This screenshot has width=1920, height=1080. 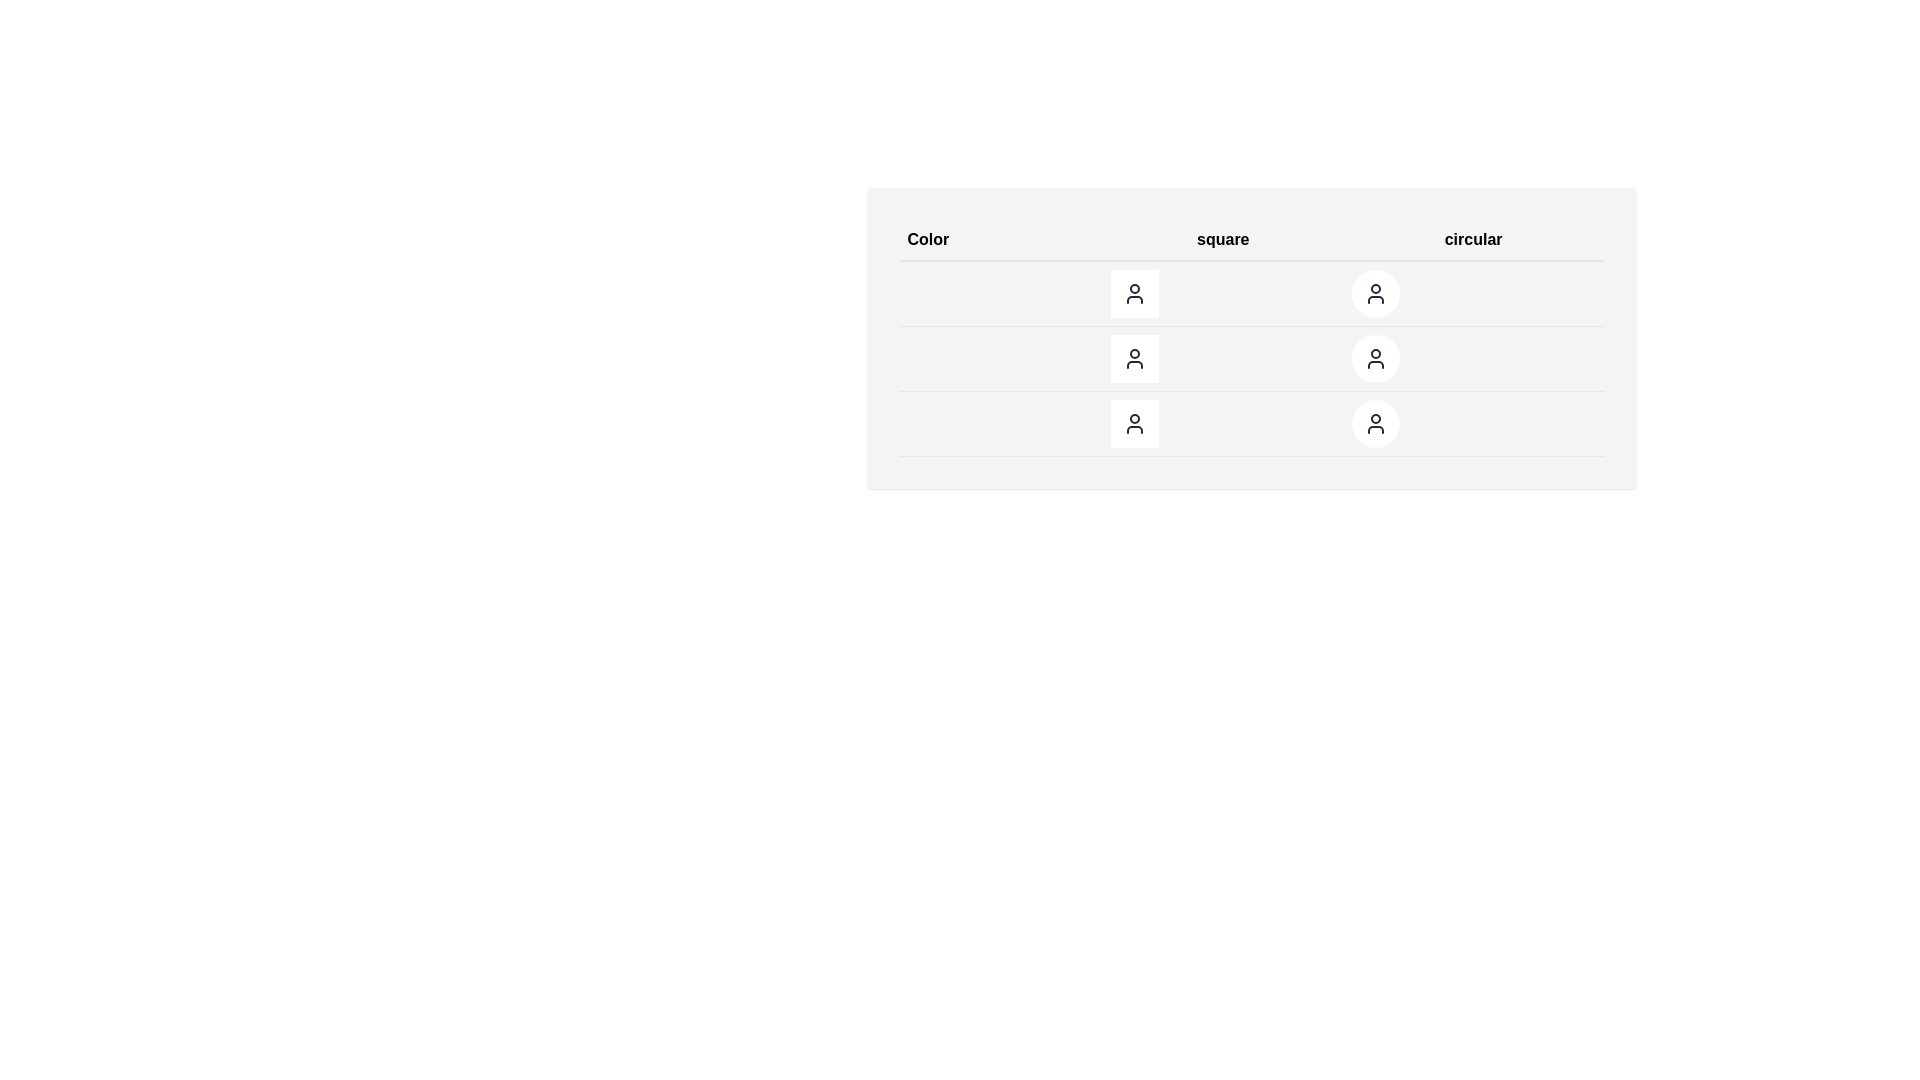 What do you see at coordinates (1134, 423) in the screenshot?
I see `the user profile SVG icon located` at bounding box center [1134, 423].